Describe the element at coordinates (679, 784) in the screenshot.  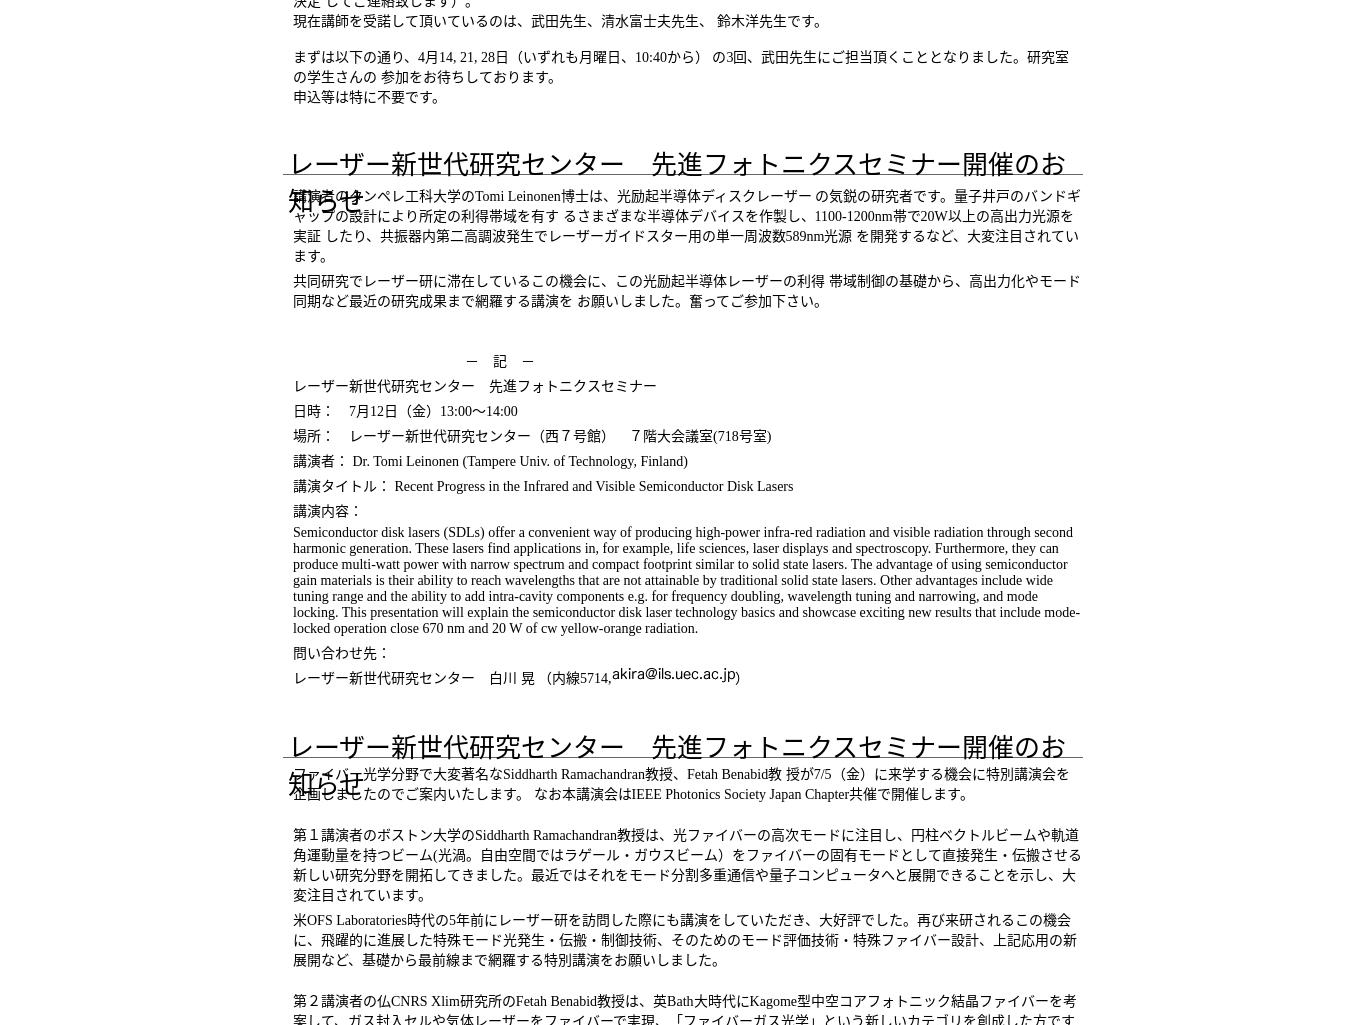
I see `'ファイバー光学分野で大変著名なSiddharth Ramachandran教授、Fetah Benabid教
授が7/5（金）に来学する機会に特別講演会を企画しましたのでご案内いたします。
なお本講演会はIEEE Photonics Society Japan Chapter共催で開催します。'` at that location.